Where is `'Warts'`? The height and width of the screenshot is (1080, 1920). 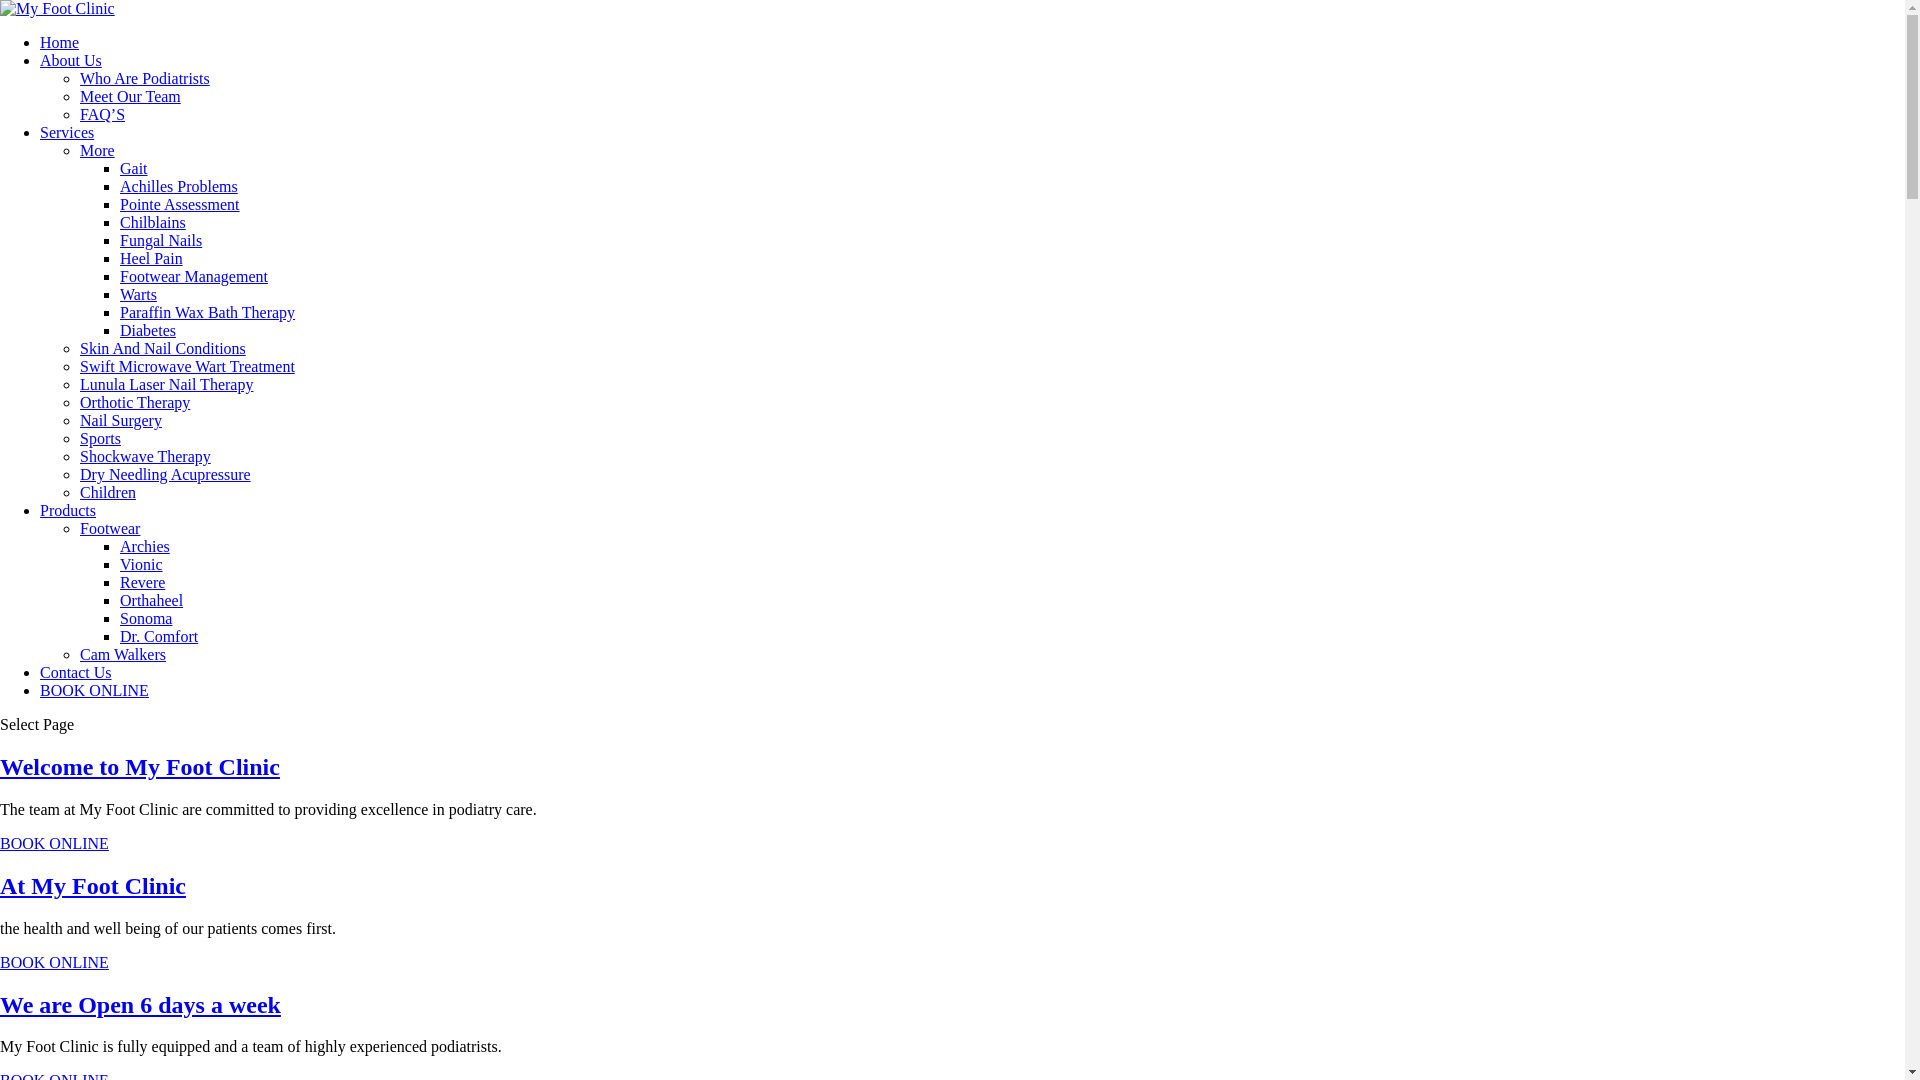
'Warts' is located at coordinates (137, 294).